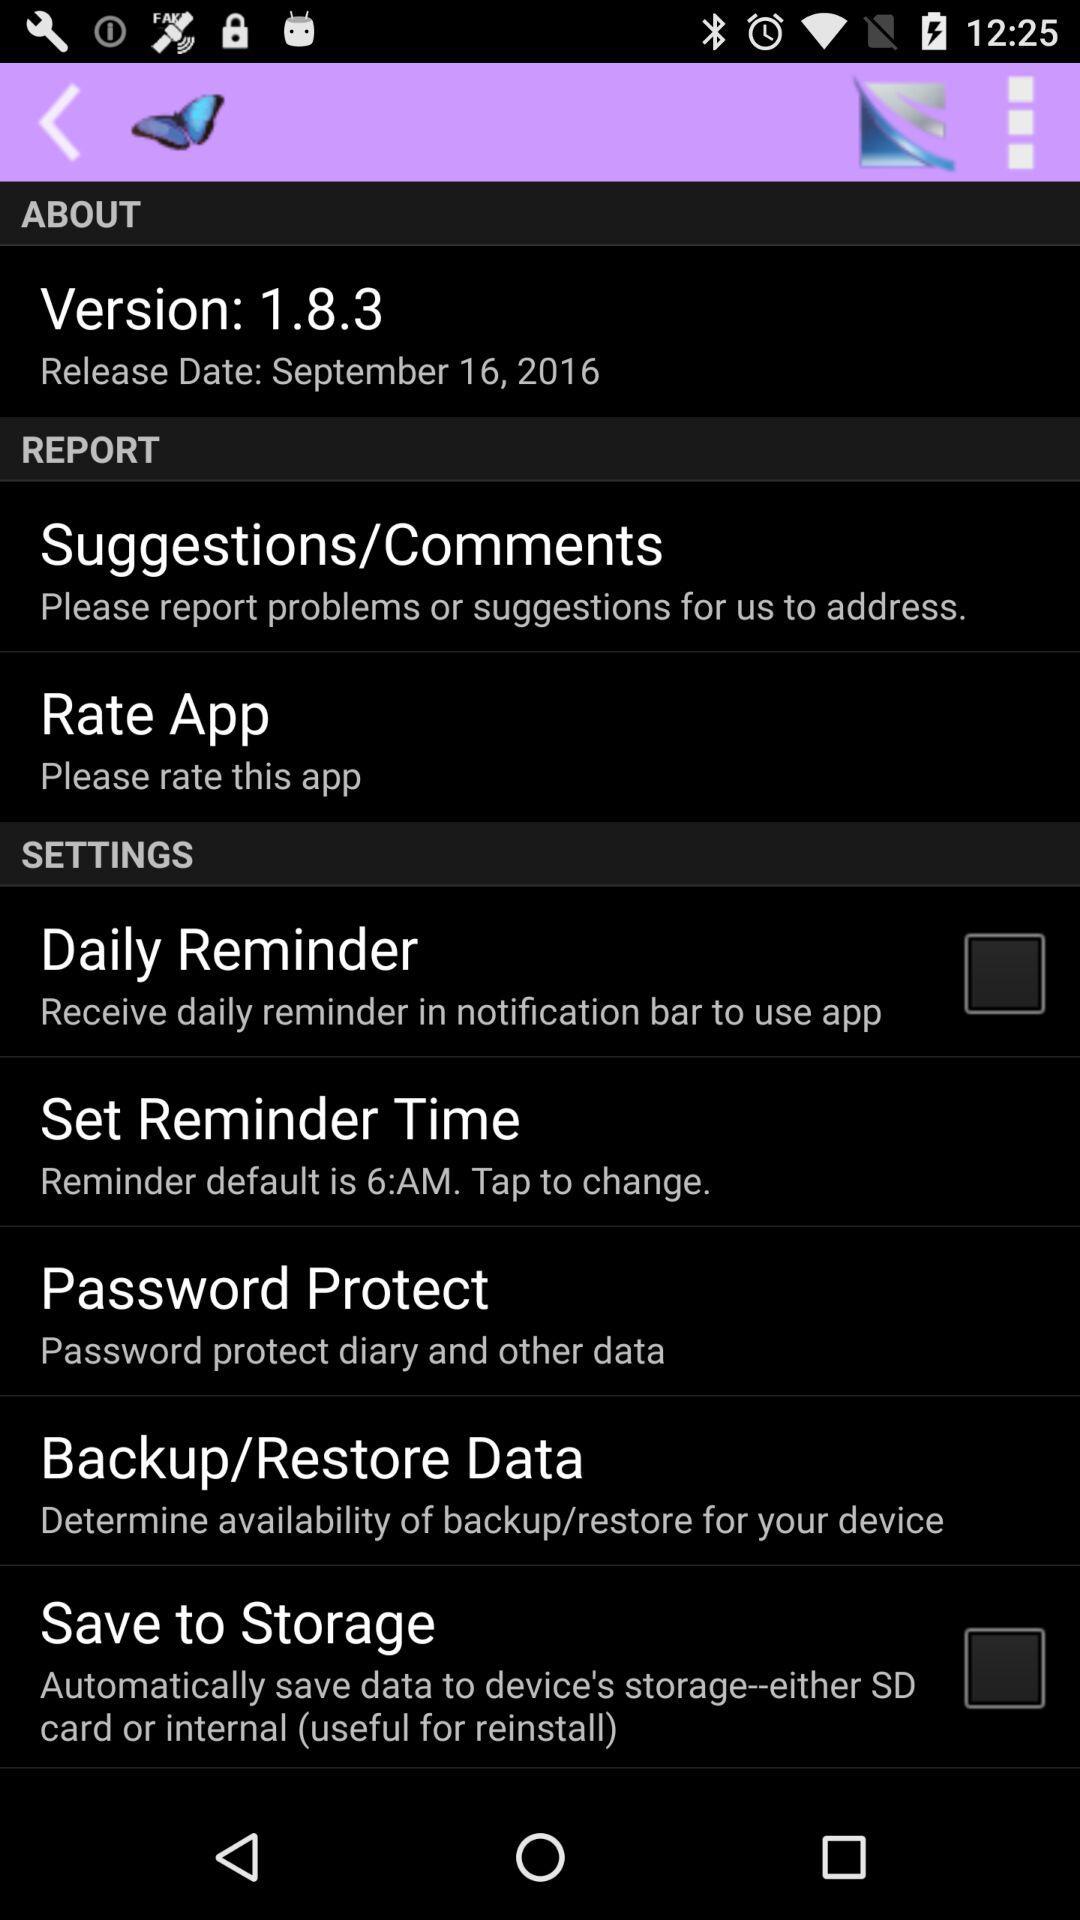 The image size is (1080, 1920). I want to click on item below version 1 8 app, so click(319, 369).